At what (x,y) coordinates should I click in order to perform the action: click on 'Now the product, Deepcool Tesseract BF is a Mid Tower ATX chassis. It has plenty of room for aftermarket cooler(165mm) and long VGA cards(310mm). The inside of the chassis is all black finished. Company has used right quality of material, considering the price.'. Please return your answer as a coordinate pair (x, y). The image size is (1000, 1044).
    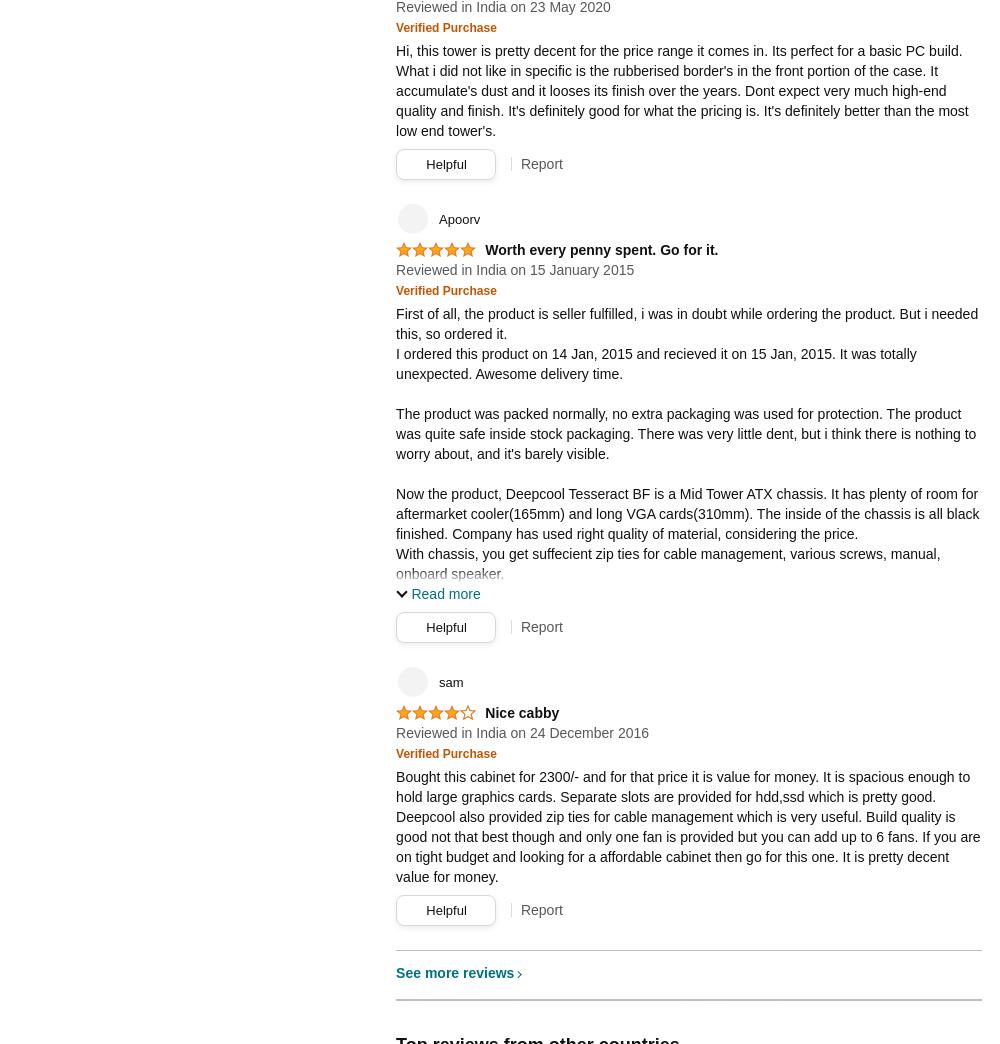
    Looking at the image, I should click on (687, 513).